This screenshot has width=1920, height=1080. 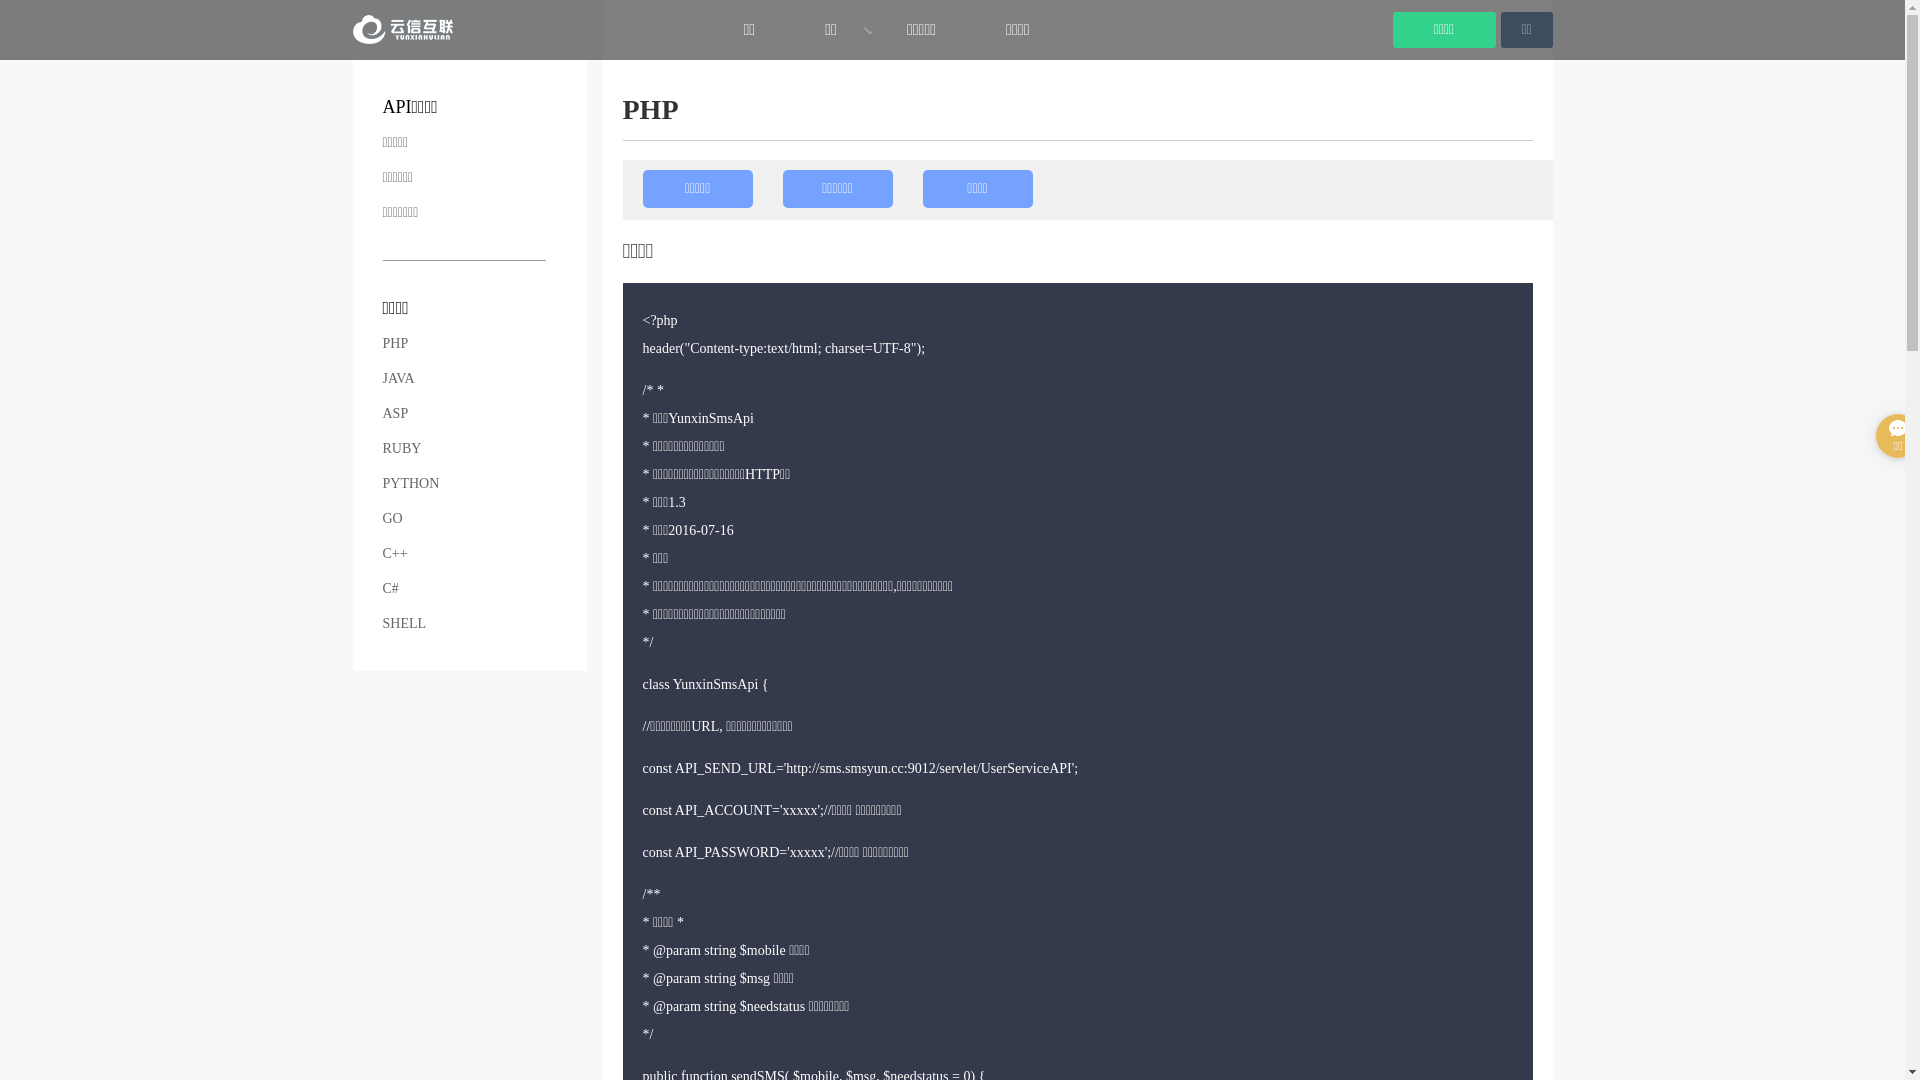 I want to click on 'GO', so click(x=392, y=517).